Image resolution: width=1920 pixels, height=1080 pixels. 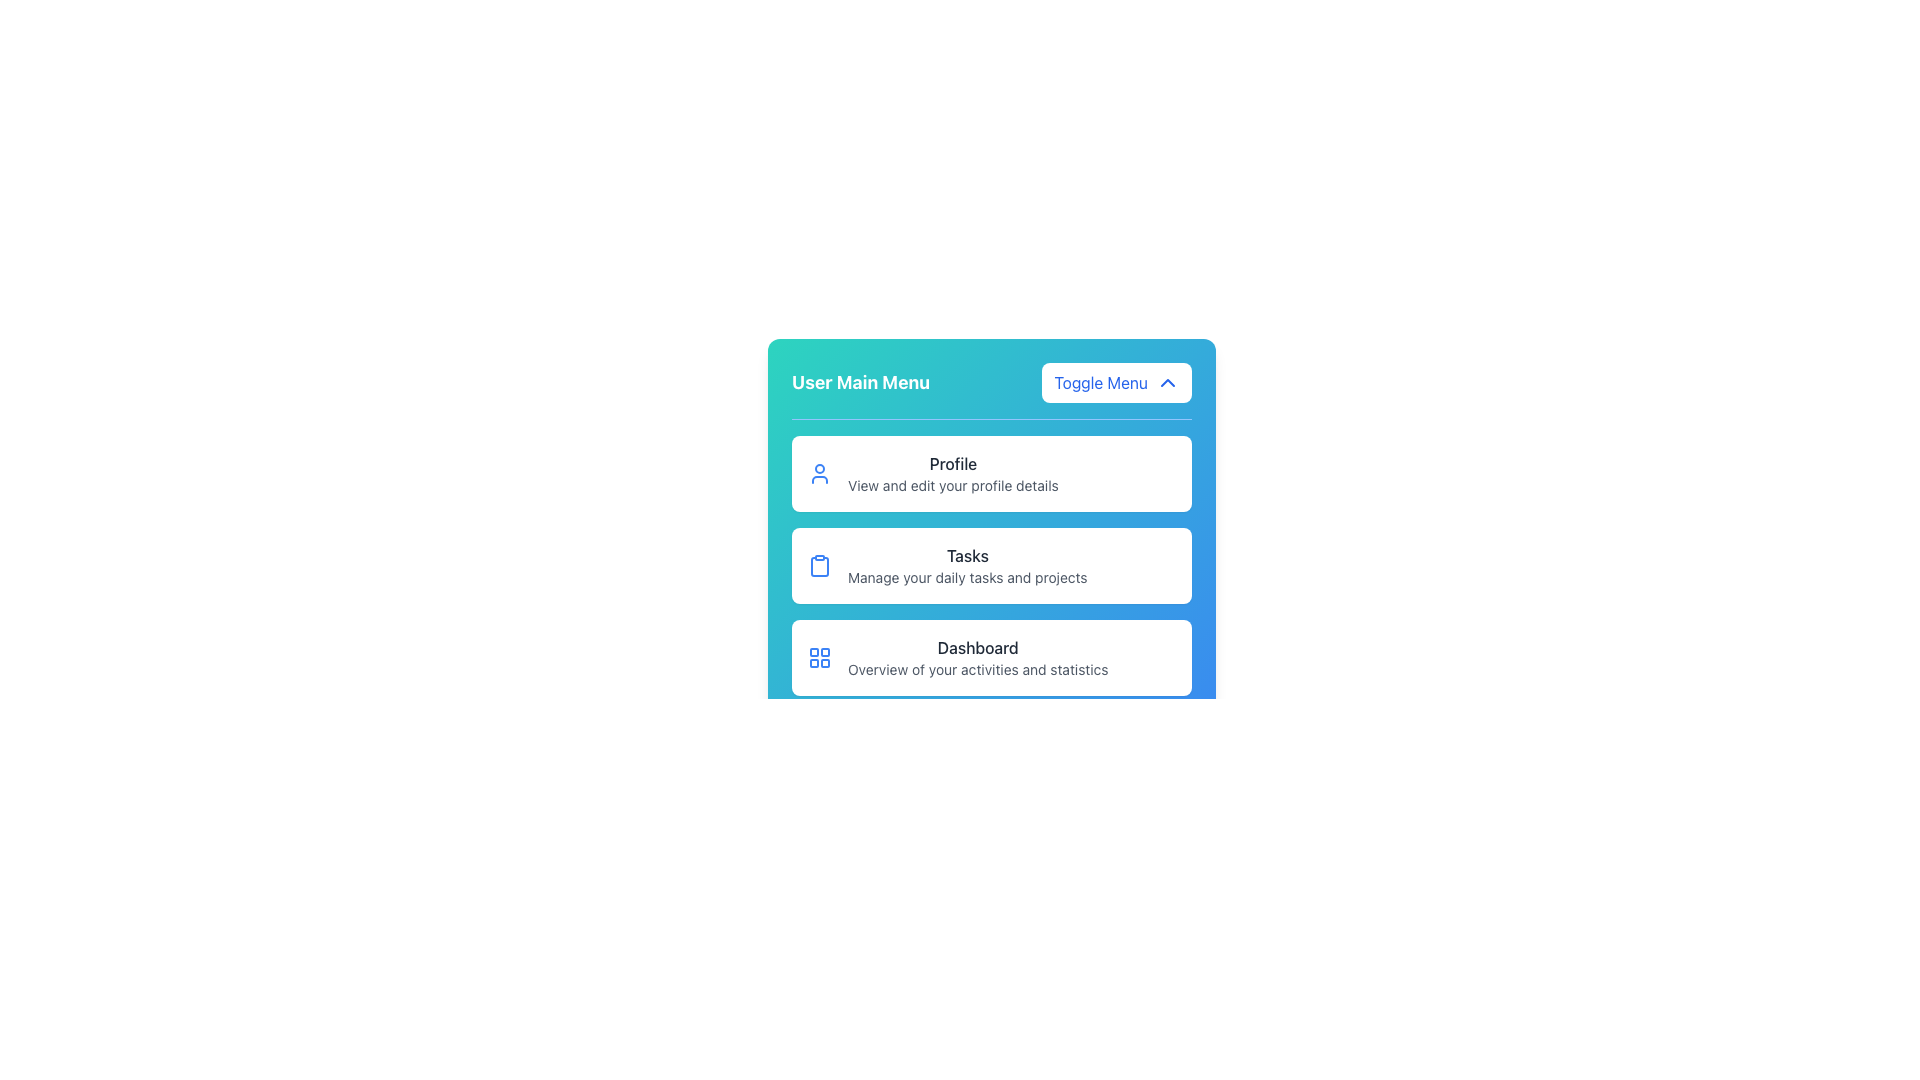 What do you see at coordinates (820, 658) in the screenshot?
I see `the grid-like icon with four blue outlined squares located in the 'Dashboard' section, positioned left of the 'Dashboard' title text` at bounding box center [820, 658].